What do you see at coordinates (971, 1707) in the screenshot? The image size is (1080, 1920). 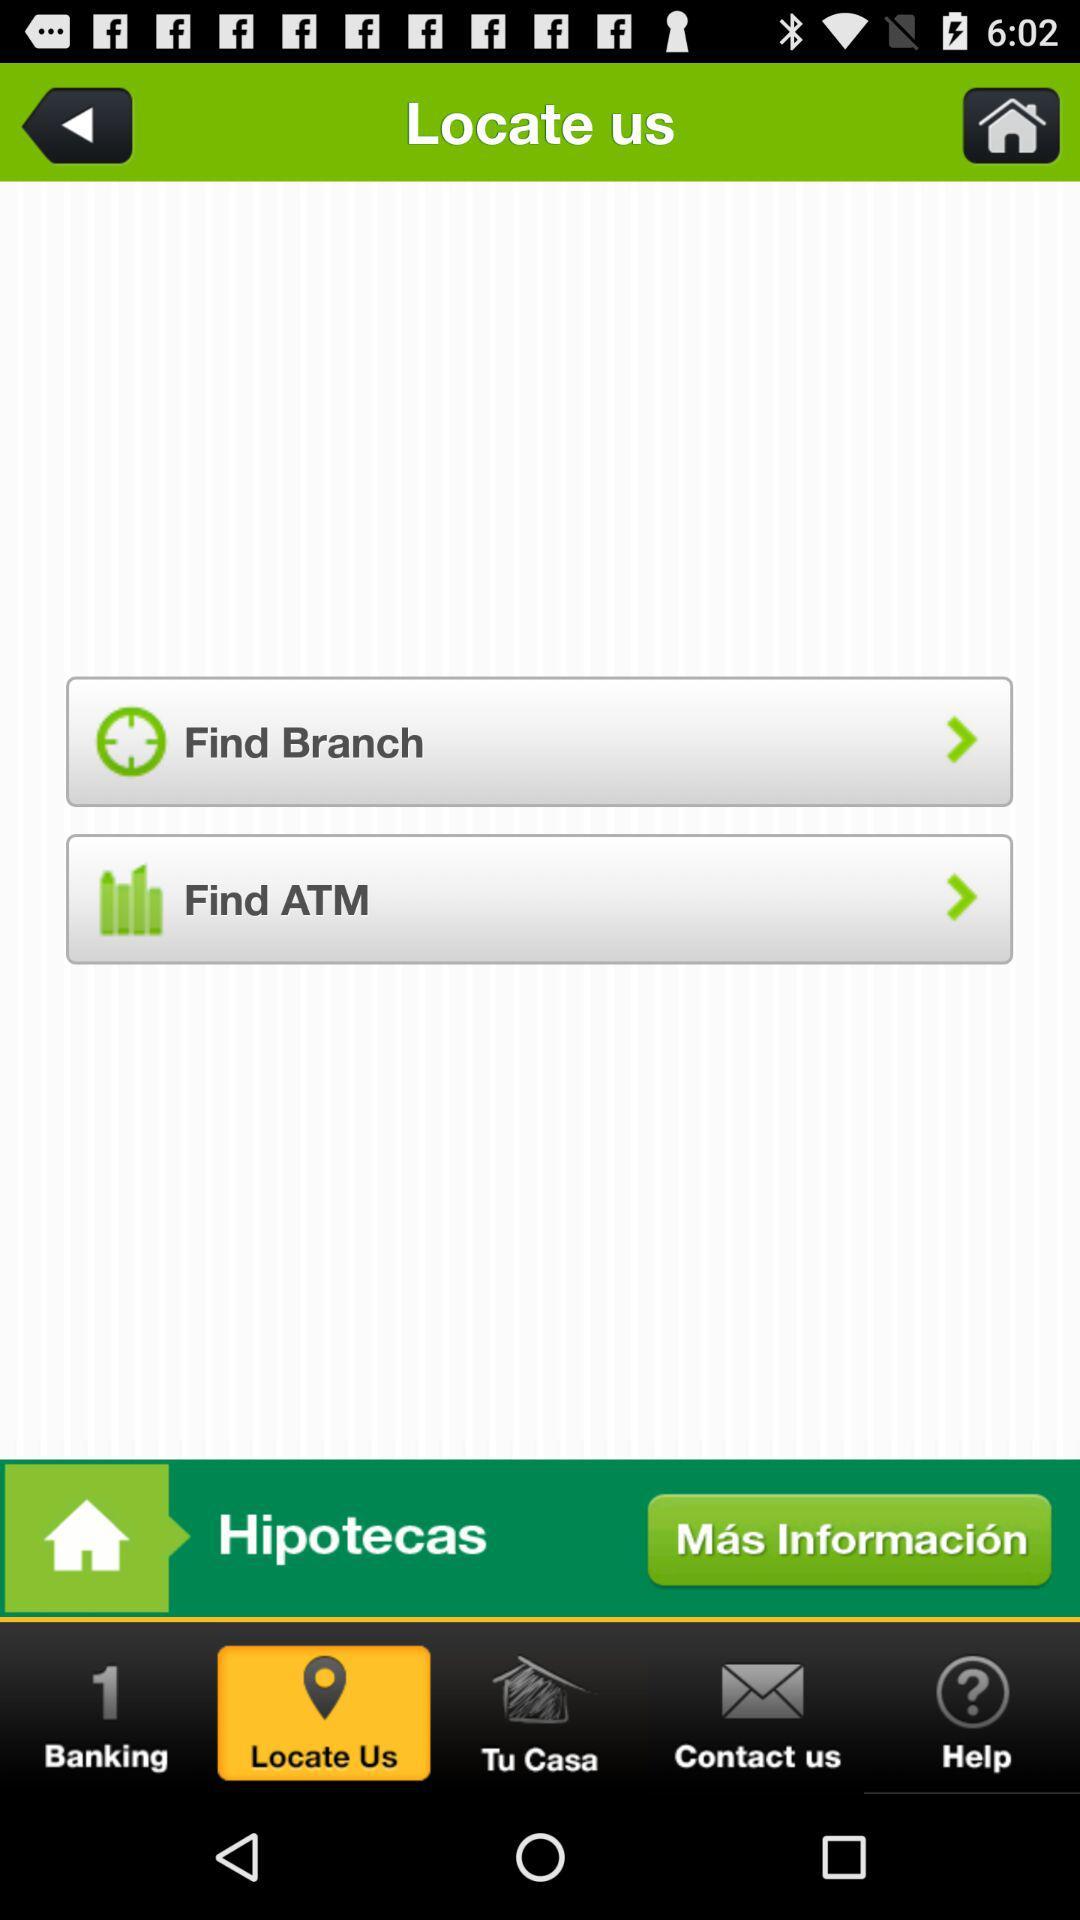 I see `help which is at the bottom right corner` at bounding box center [971, 1707].